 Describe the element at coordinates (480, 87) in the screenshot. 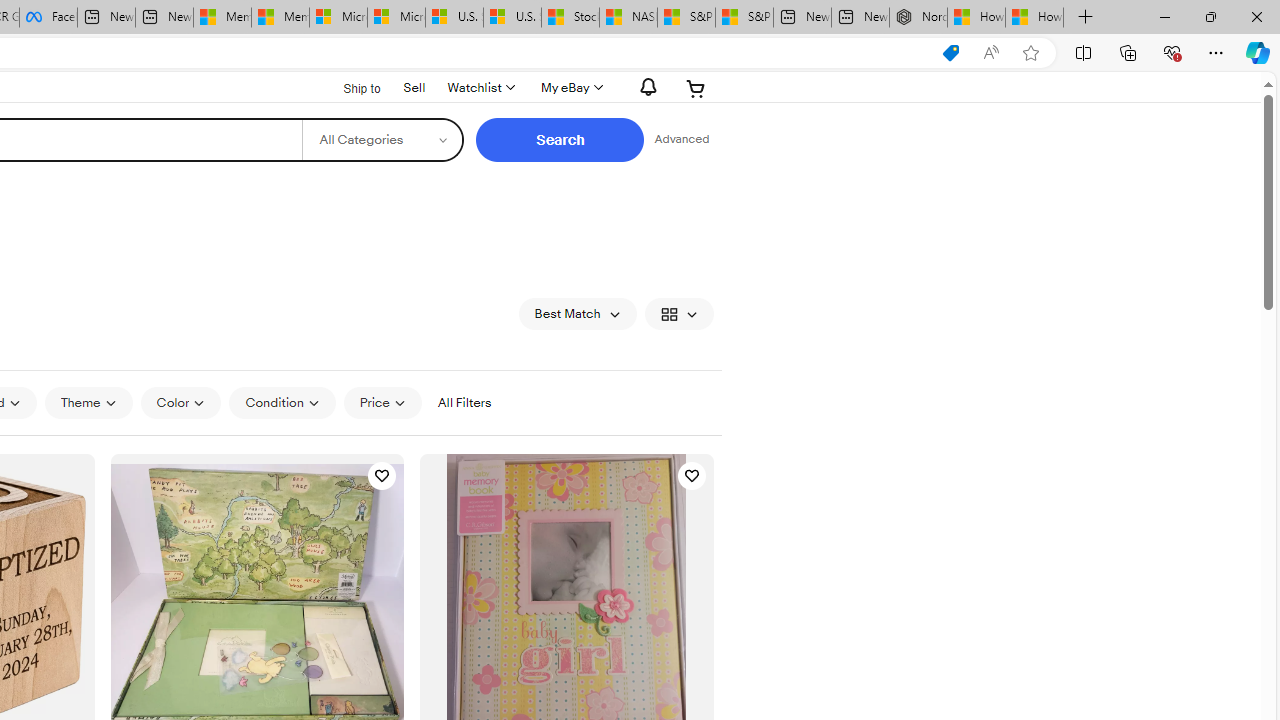

I see `'WatchlistExpand Watch List'` at that location.